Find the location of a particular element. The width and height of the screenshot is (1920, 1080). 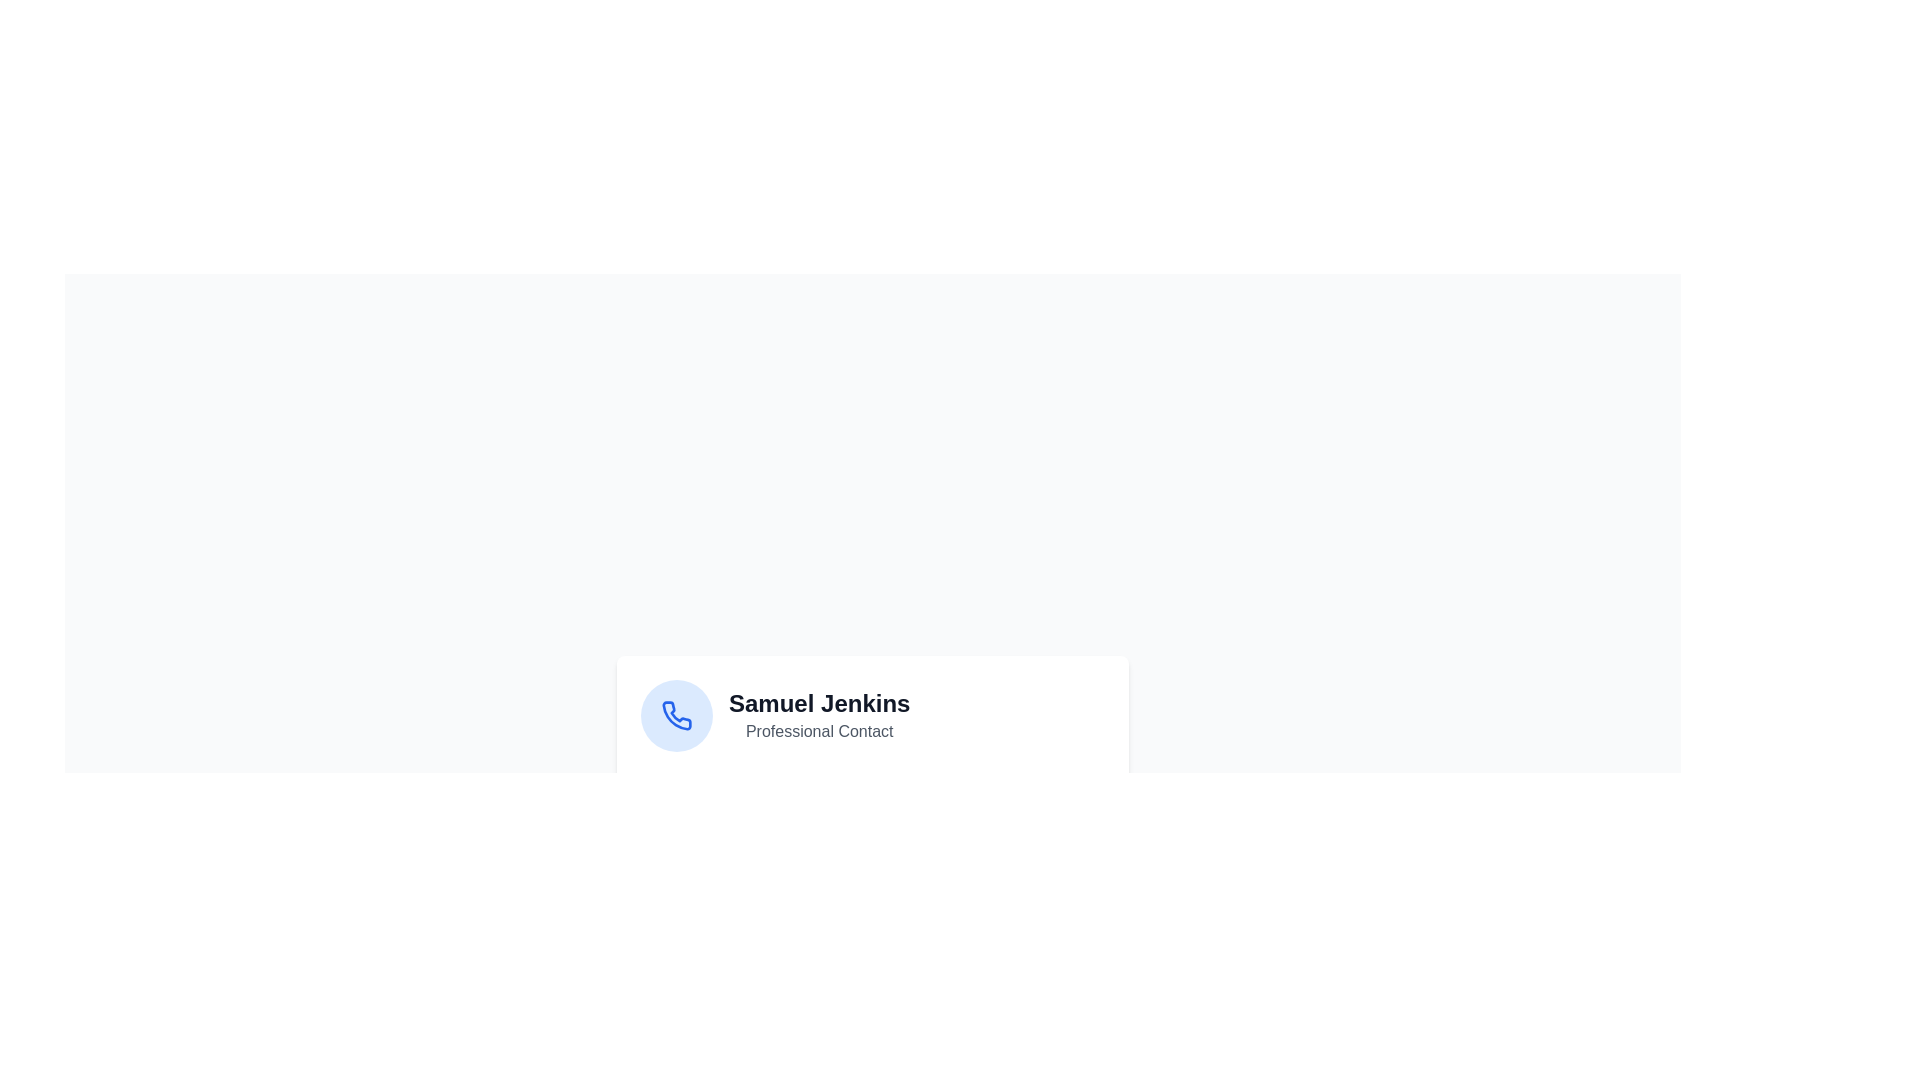

the static text block that identifies the name of a person in a contact card, located above 'Professional Contact' and beside a phone icon is located at coordinates (819, 703).